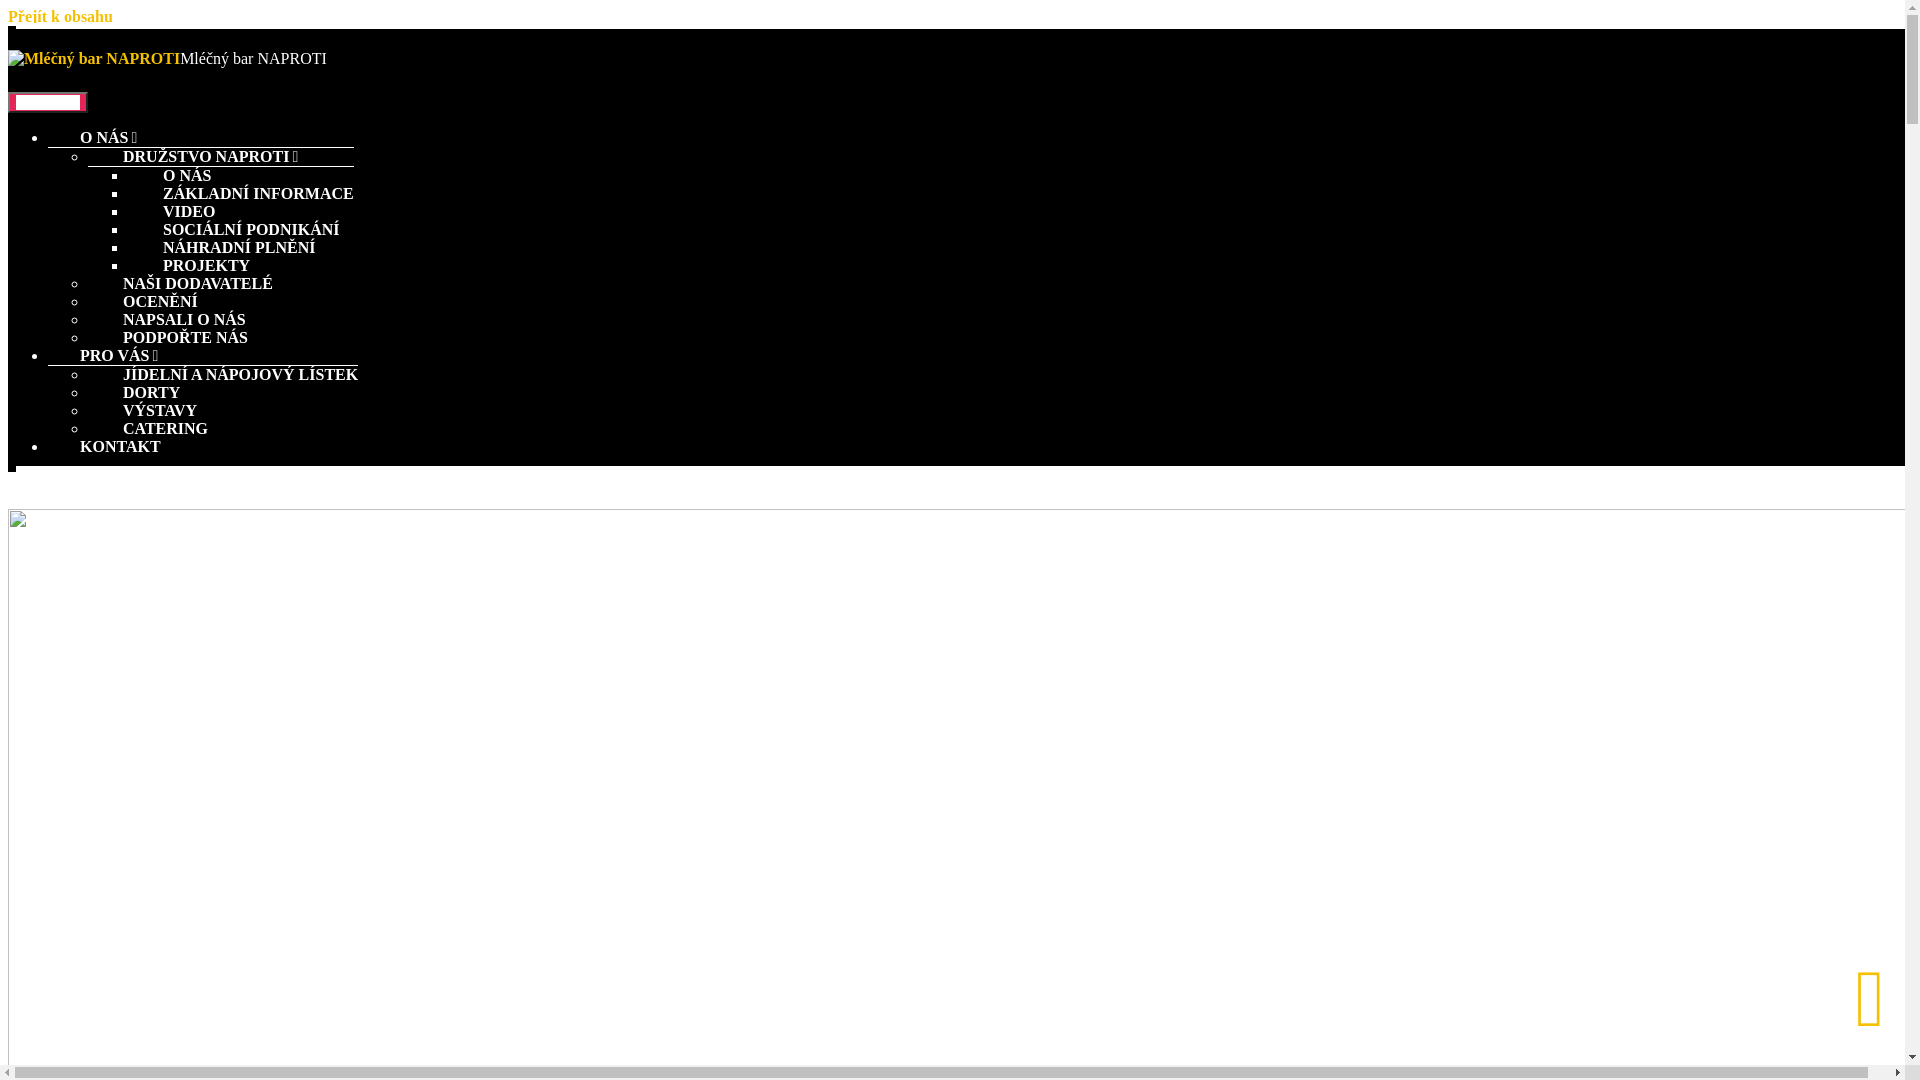 Image resolution: width=1920 pixels, height=1080 pixels. What do you see at coordinates (171, 189) in the screenshot?
I see `'VIDEO'` at bounding box center [171, 189].